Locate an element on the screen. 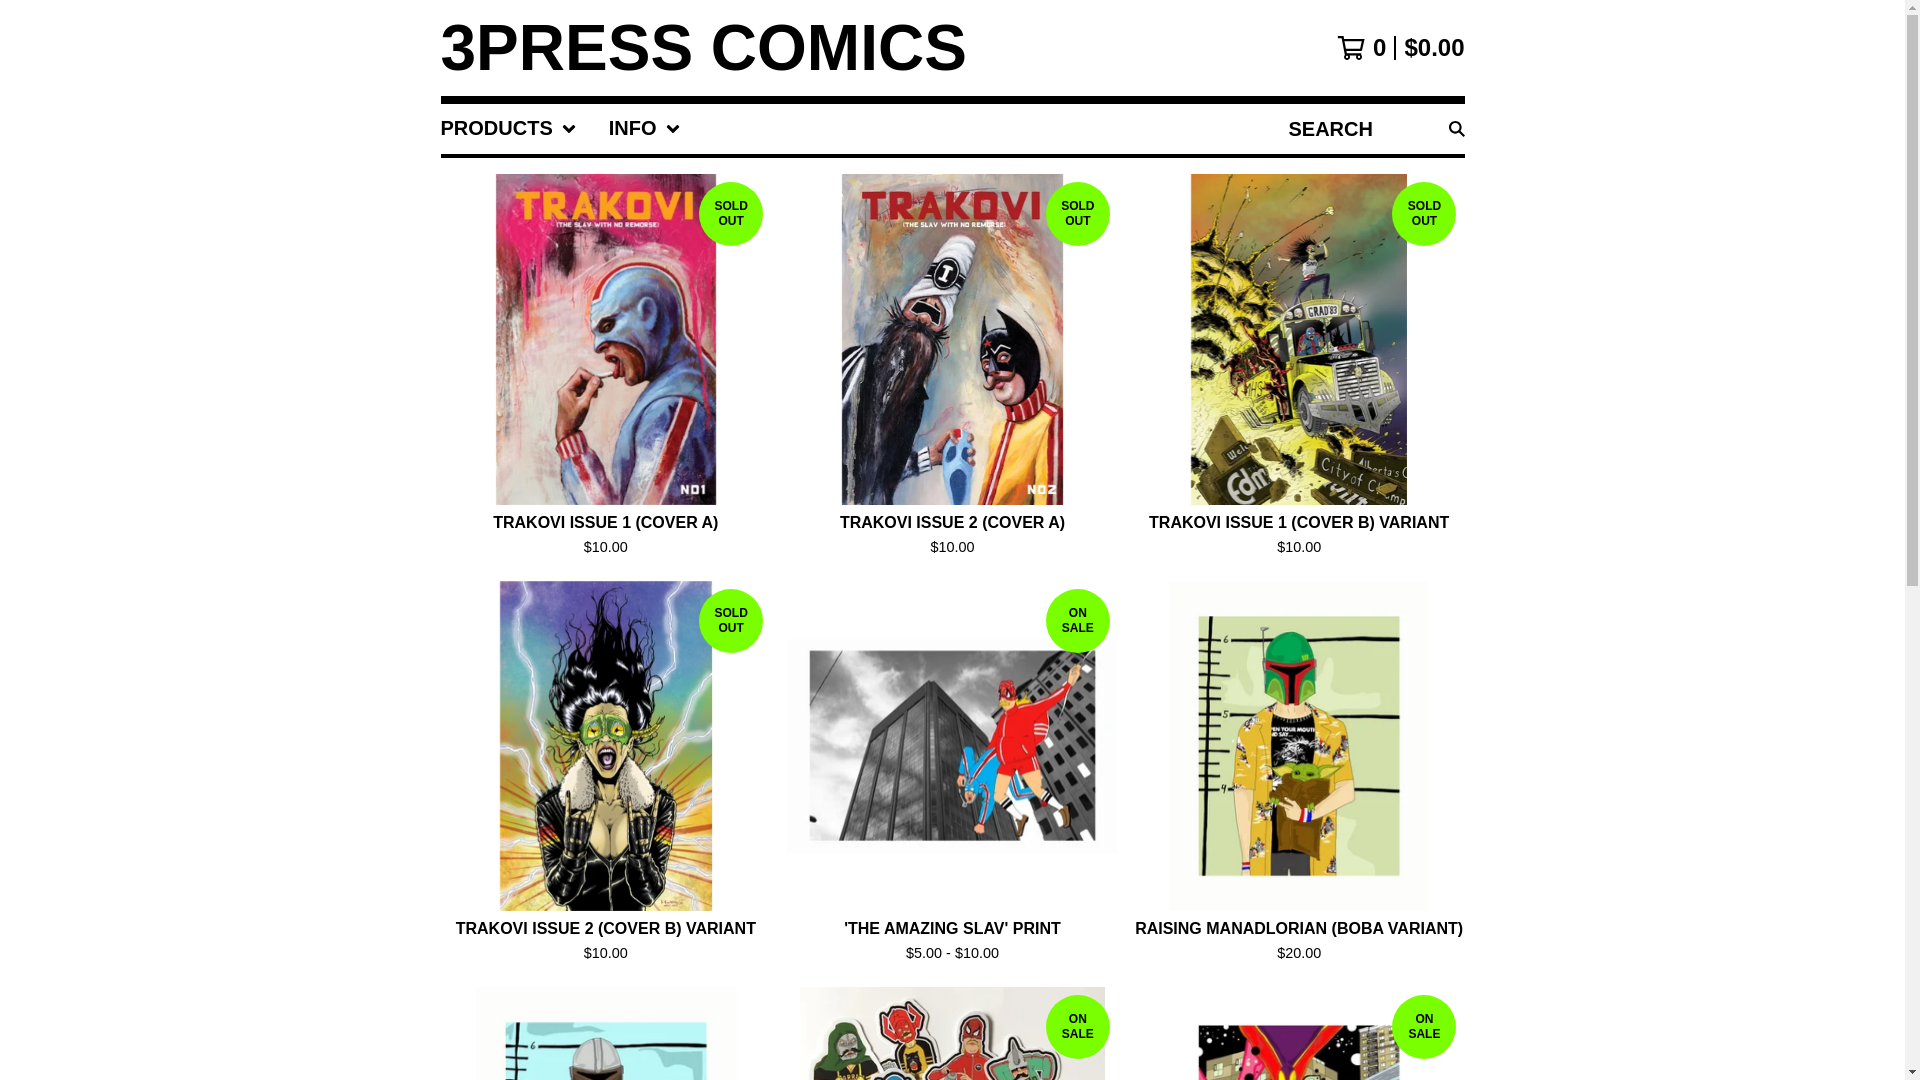 The width and height of the screenshot is (1920, 1080). '0 is located at coordinates (1399, 46).